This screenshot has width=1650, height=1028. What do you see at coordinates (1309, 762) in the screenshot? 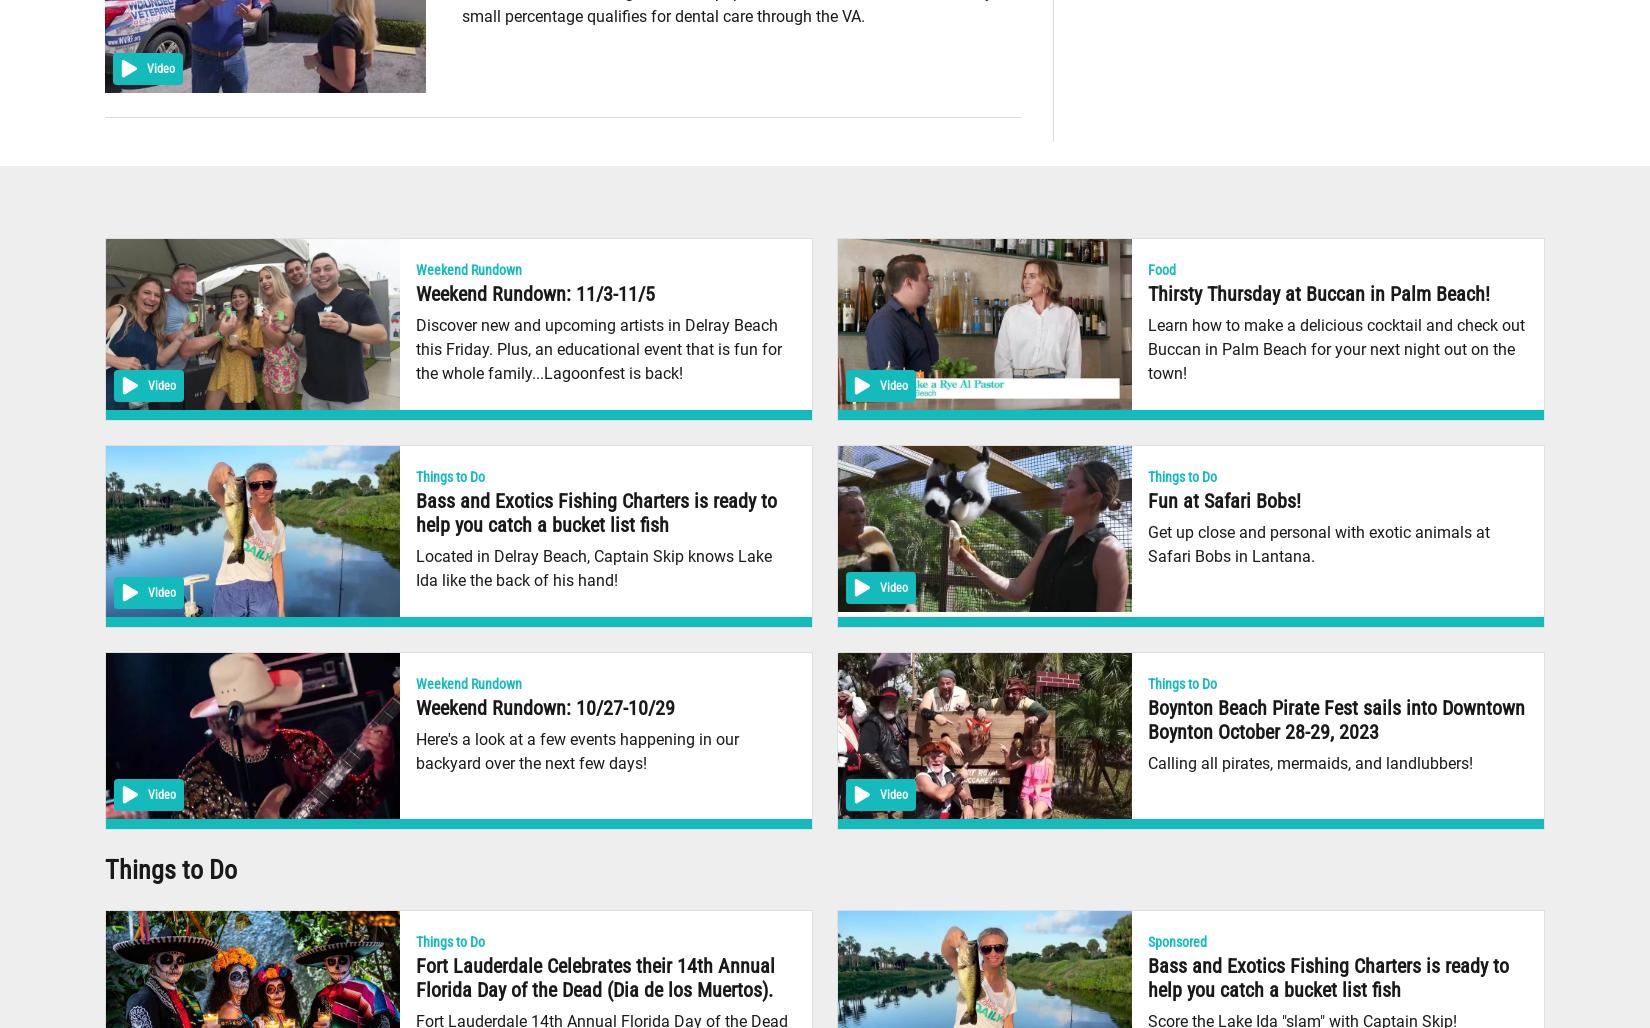
I see `'Calling all pirates, mermaids, and landlubbers!'` at bounding box center [1309, 762].